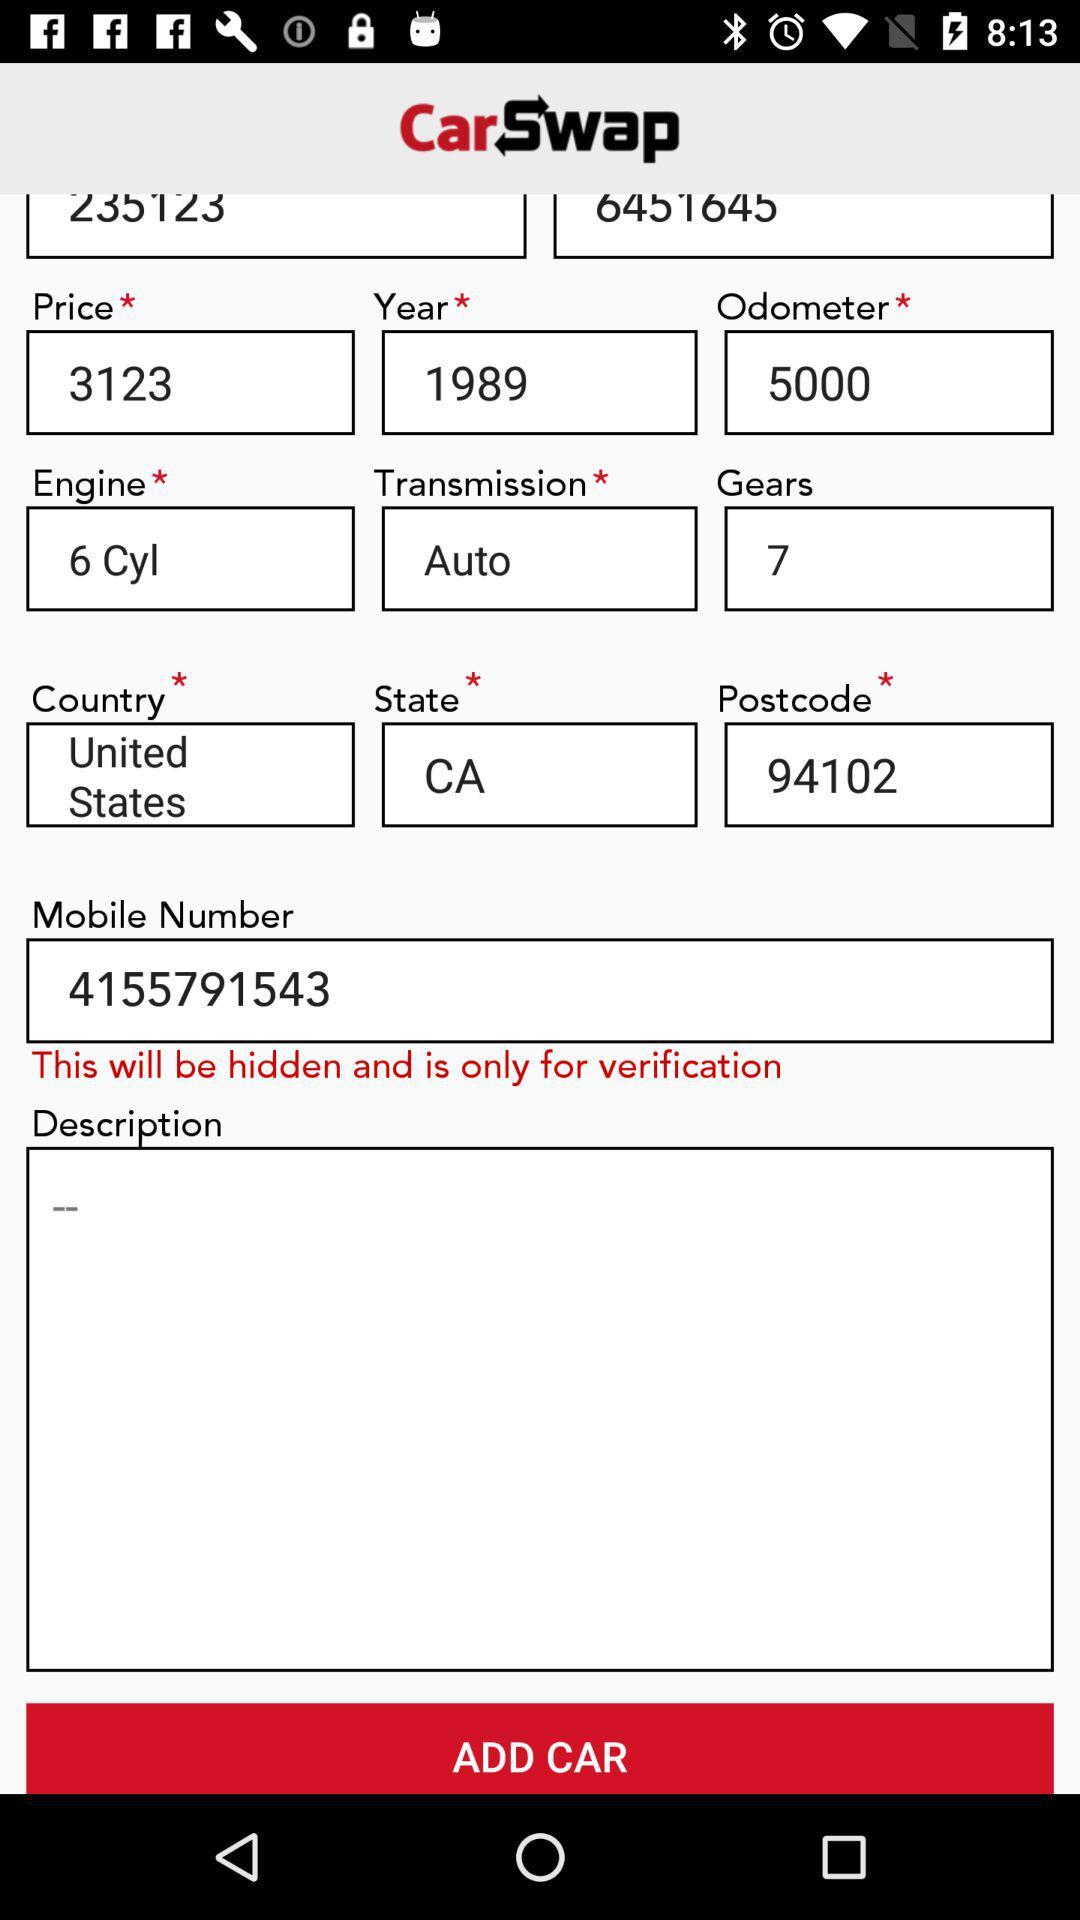 The width and height of the screenshot is (1080, 1920). Describe the element at coordinates (538, 773) in the screenshot. I see `ca icon` at that location.